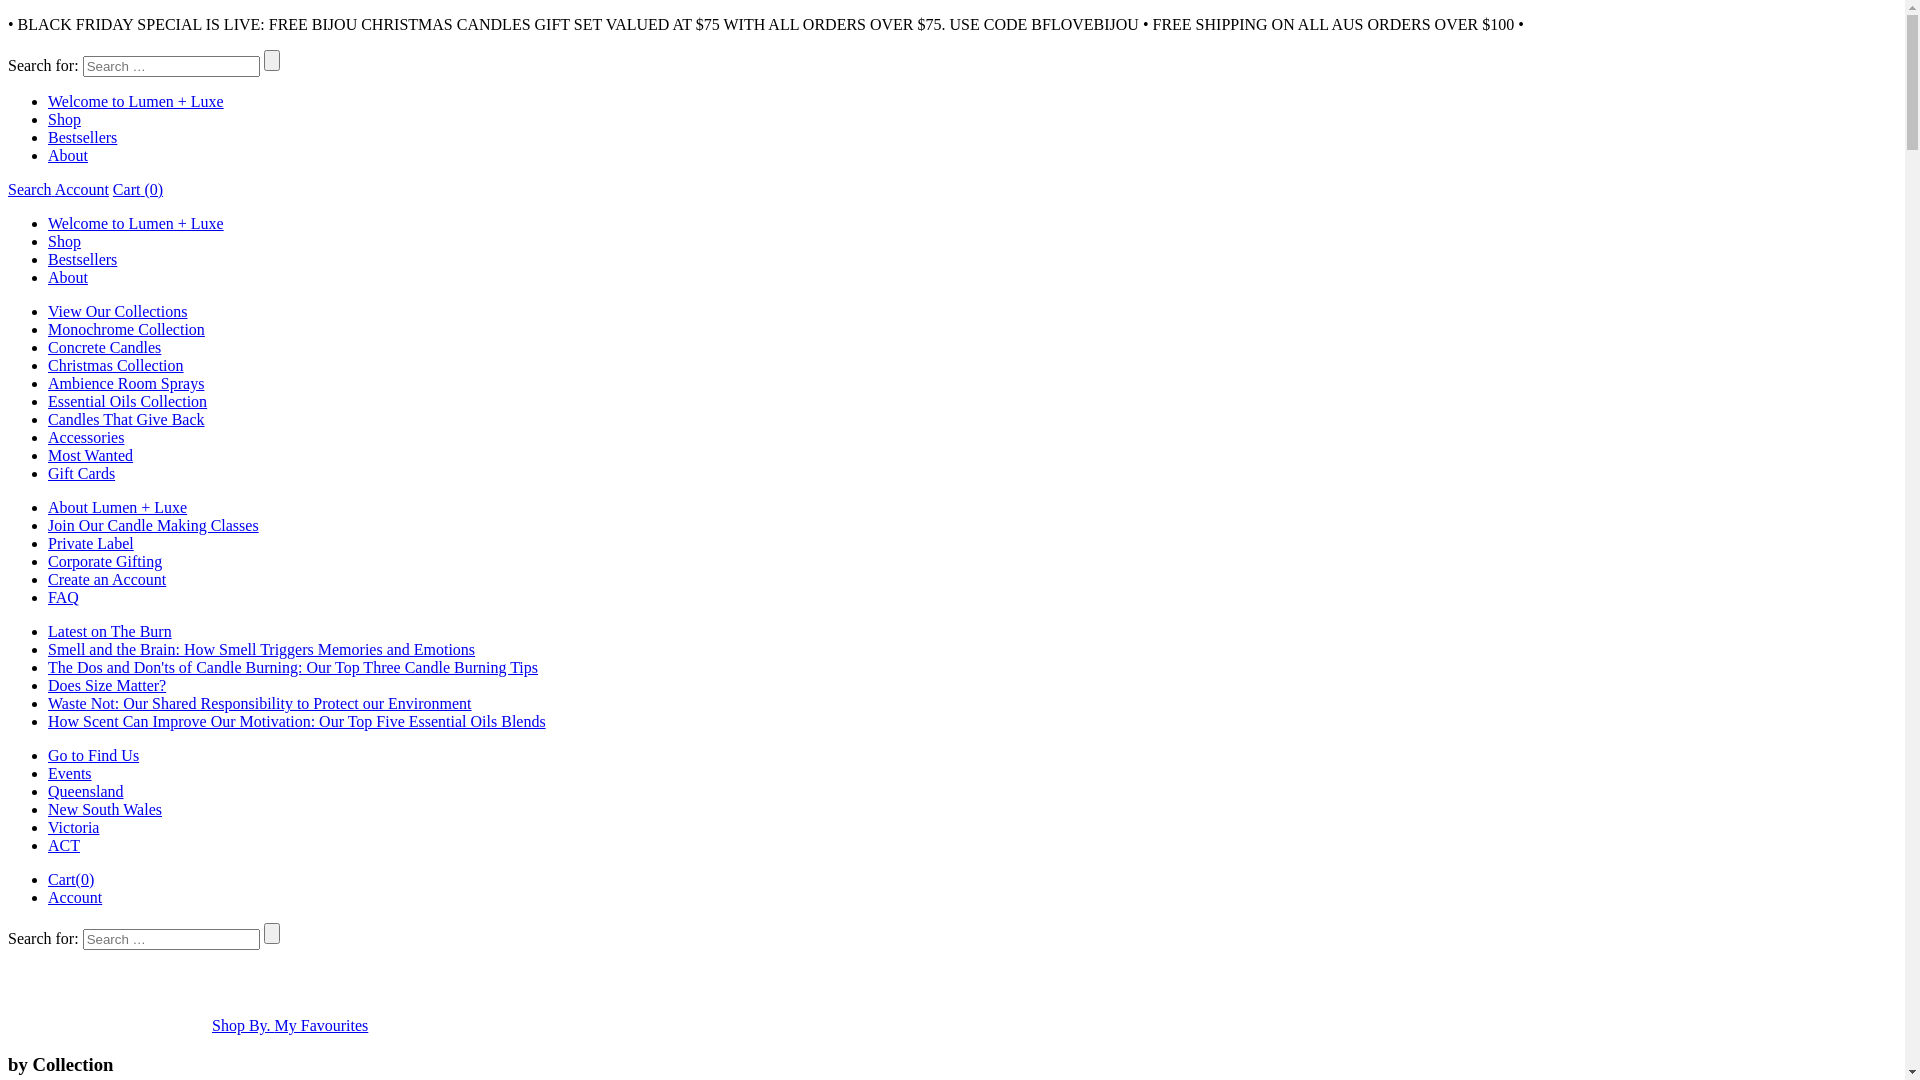 This screenshot has width=1920, height=1080. What do you see at coordinates (90, 543) in the screenshot?
I see `'Private Label'` at bounding box center [90, 543].